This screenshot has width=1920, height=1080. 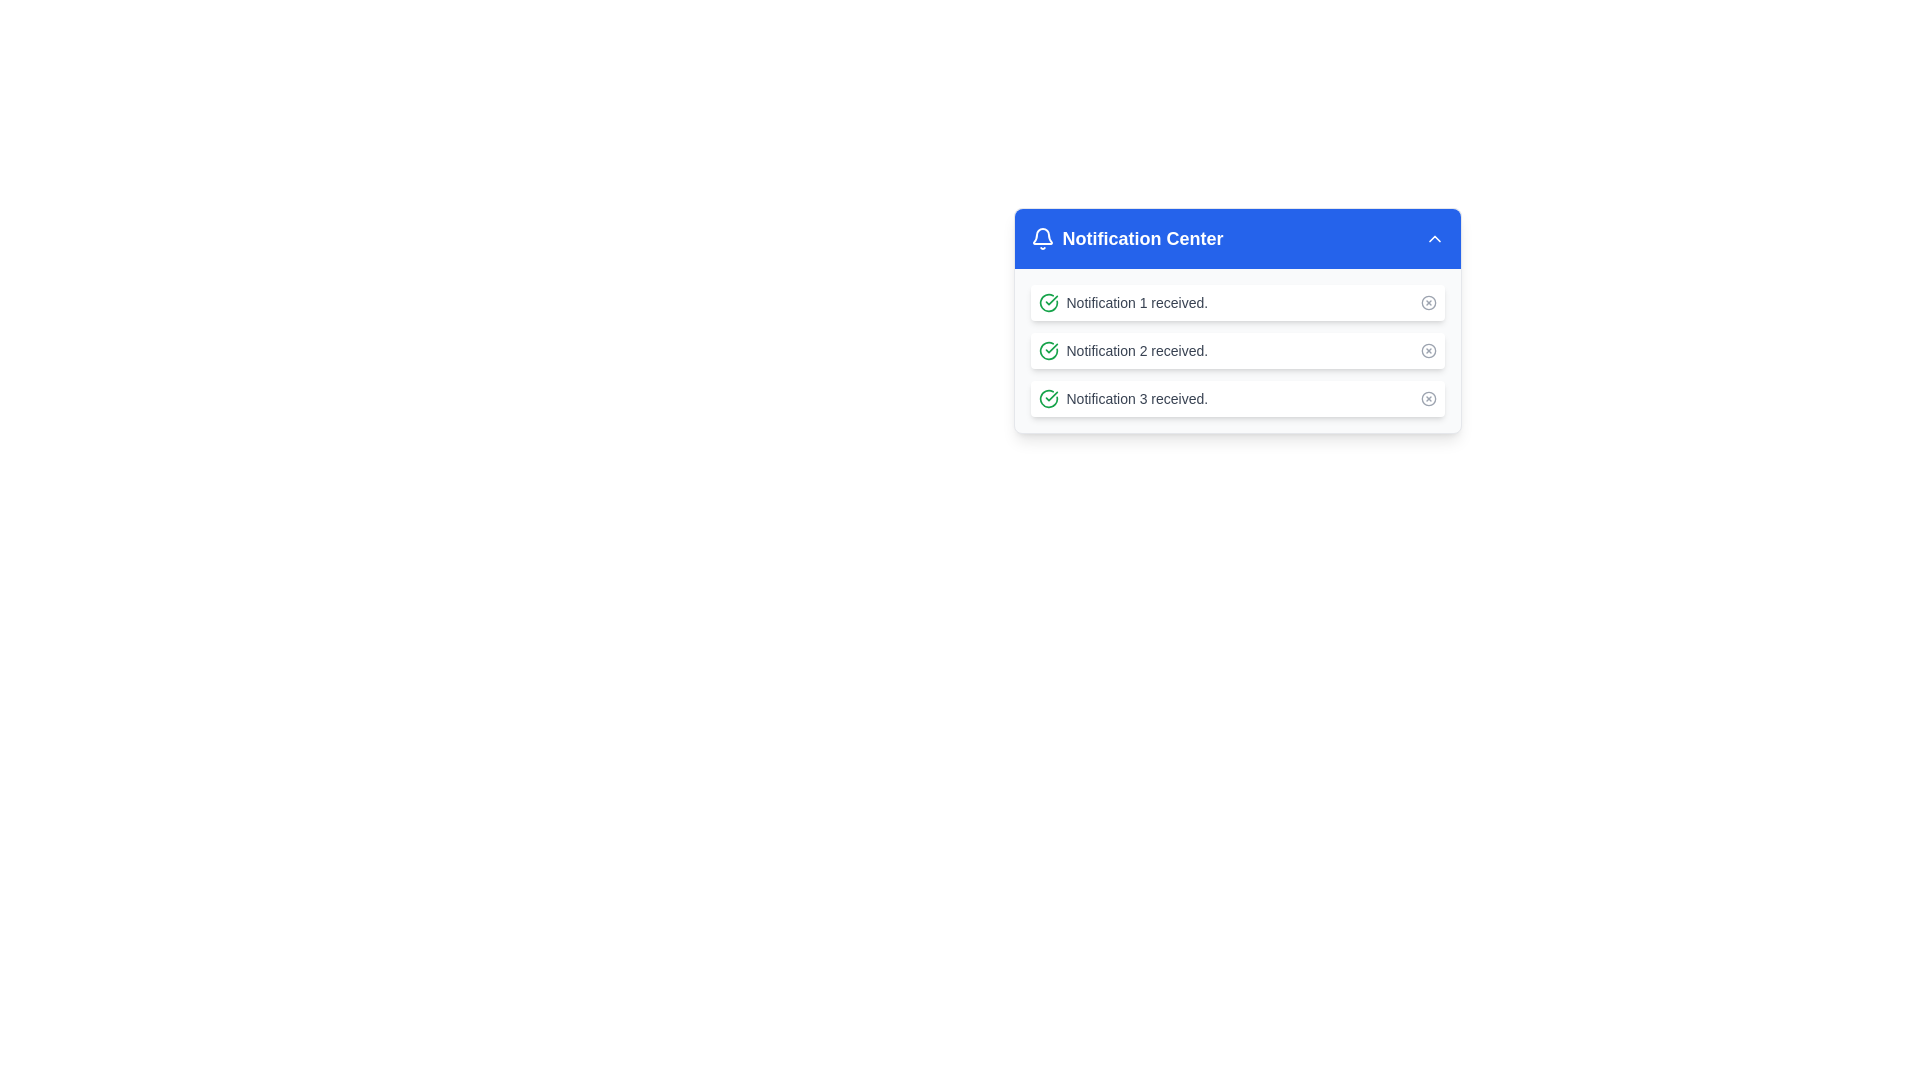 What do you see at coordinates (1123, 350) in the screenshot?
I see `the Notification Item displaying 'Notification 2 received.' in the Notification Center to associate the visual indication (check mark) with the message` at bounding box center [1123, 350].